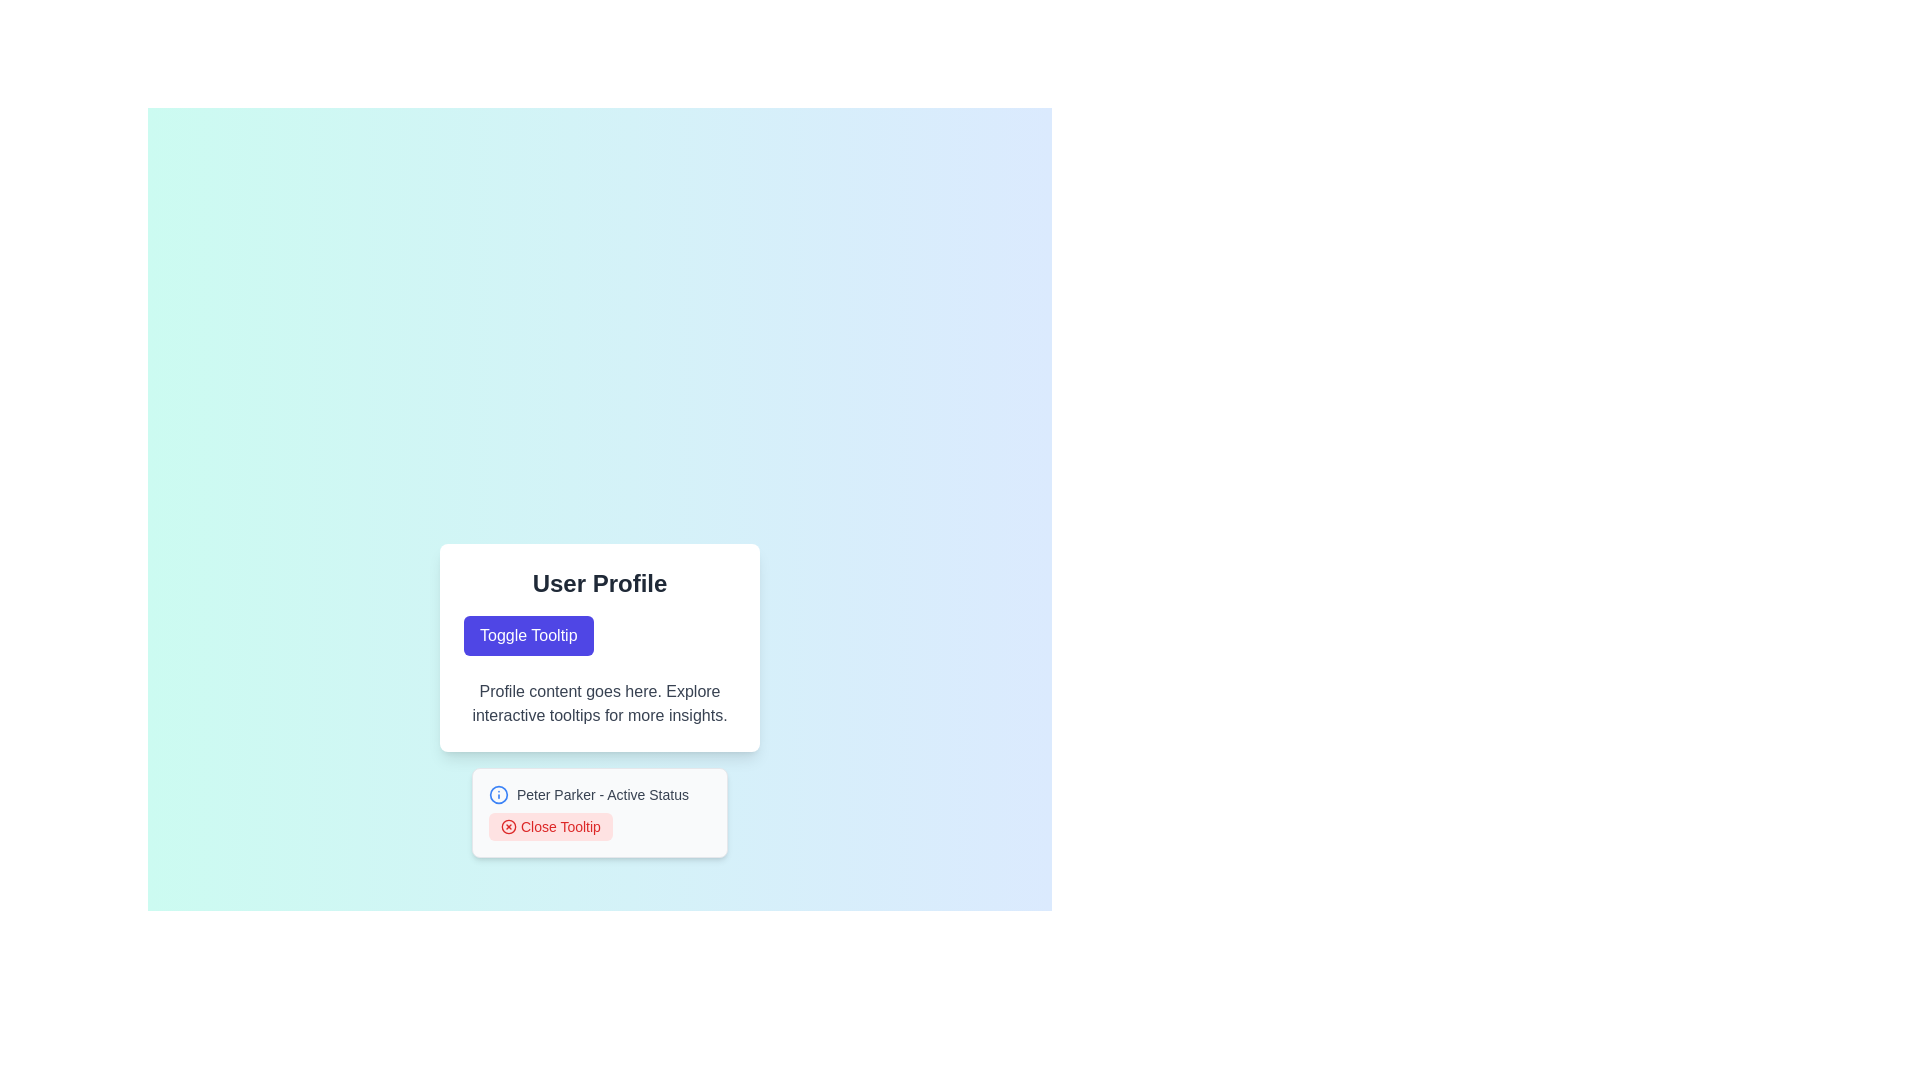  I want to click on the circular blue icon with an outlined circle and a dot at the center, located at the leftmost position of the group containing the text 'Peter Parker - Active Status', so click(499, 793).